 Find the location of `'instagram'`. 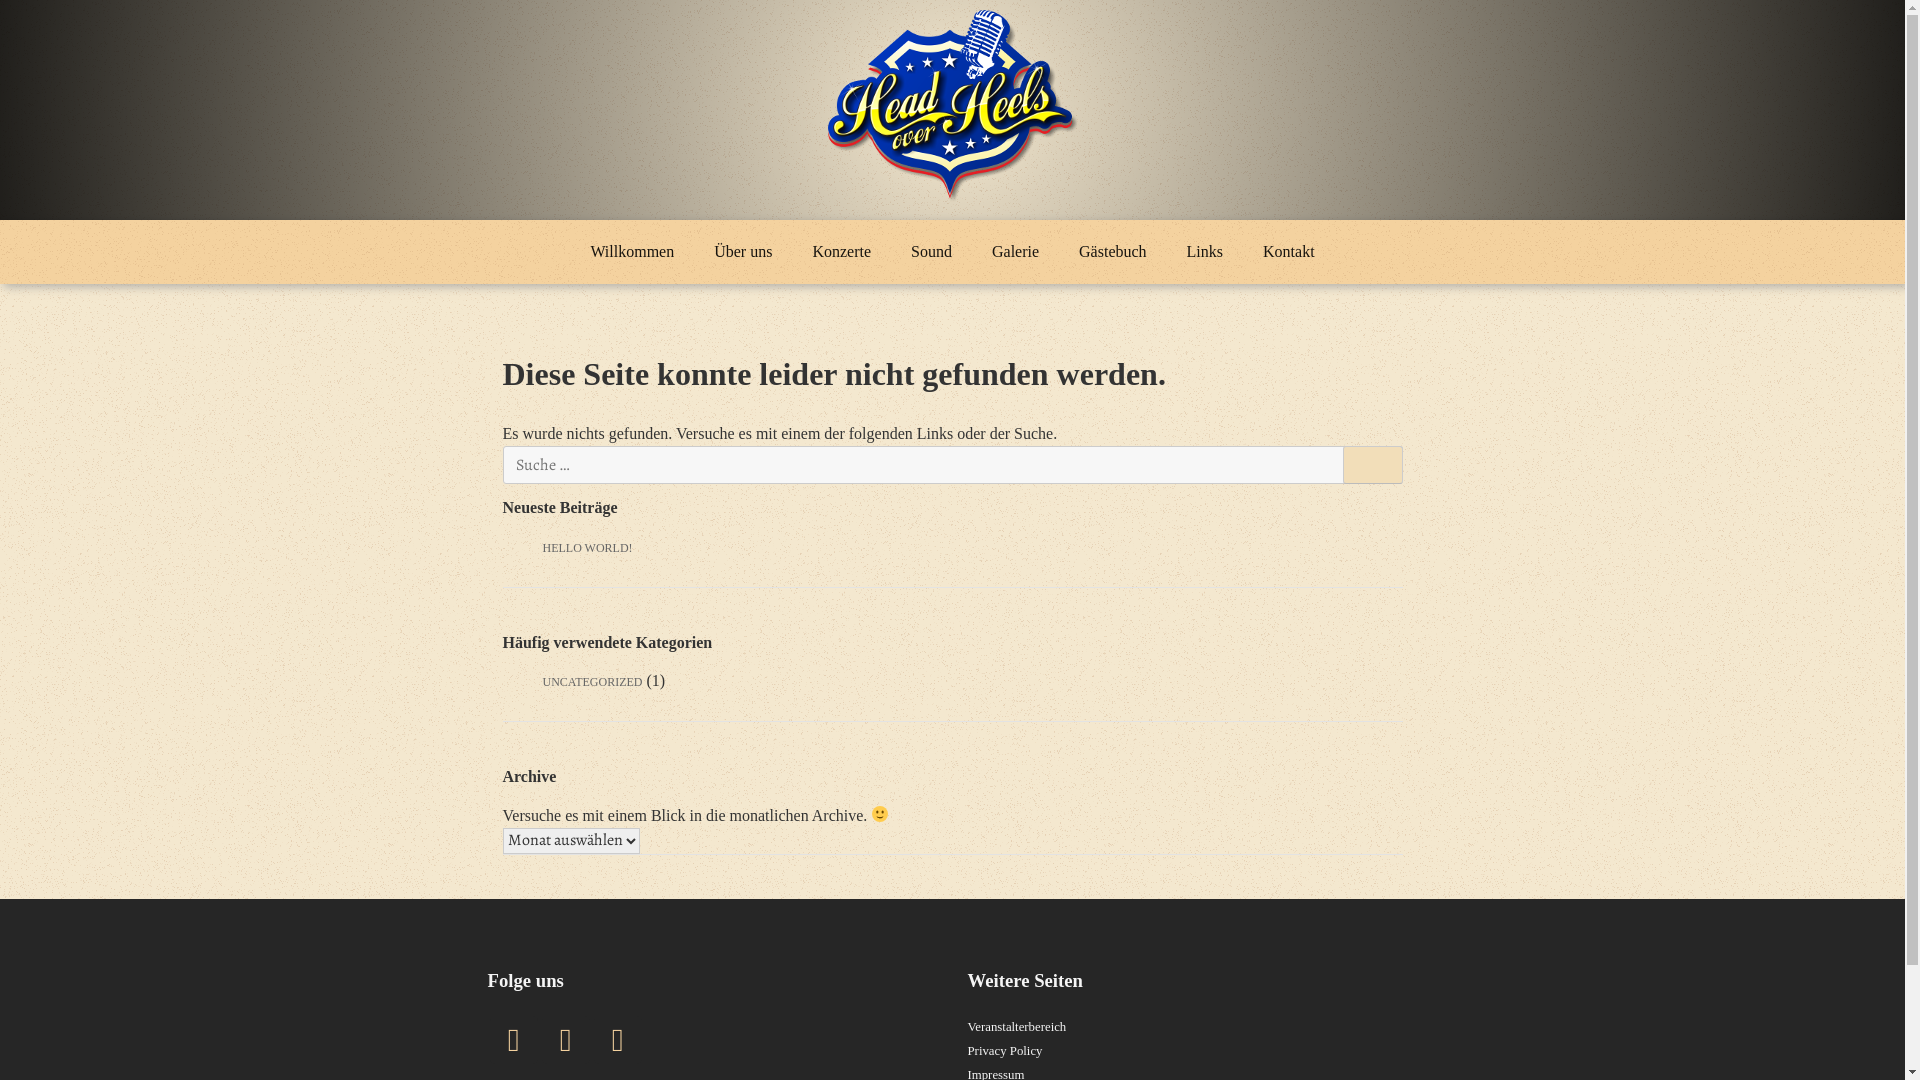

'instagram' is located at coordinates (565, 1039).